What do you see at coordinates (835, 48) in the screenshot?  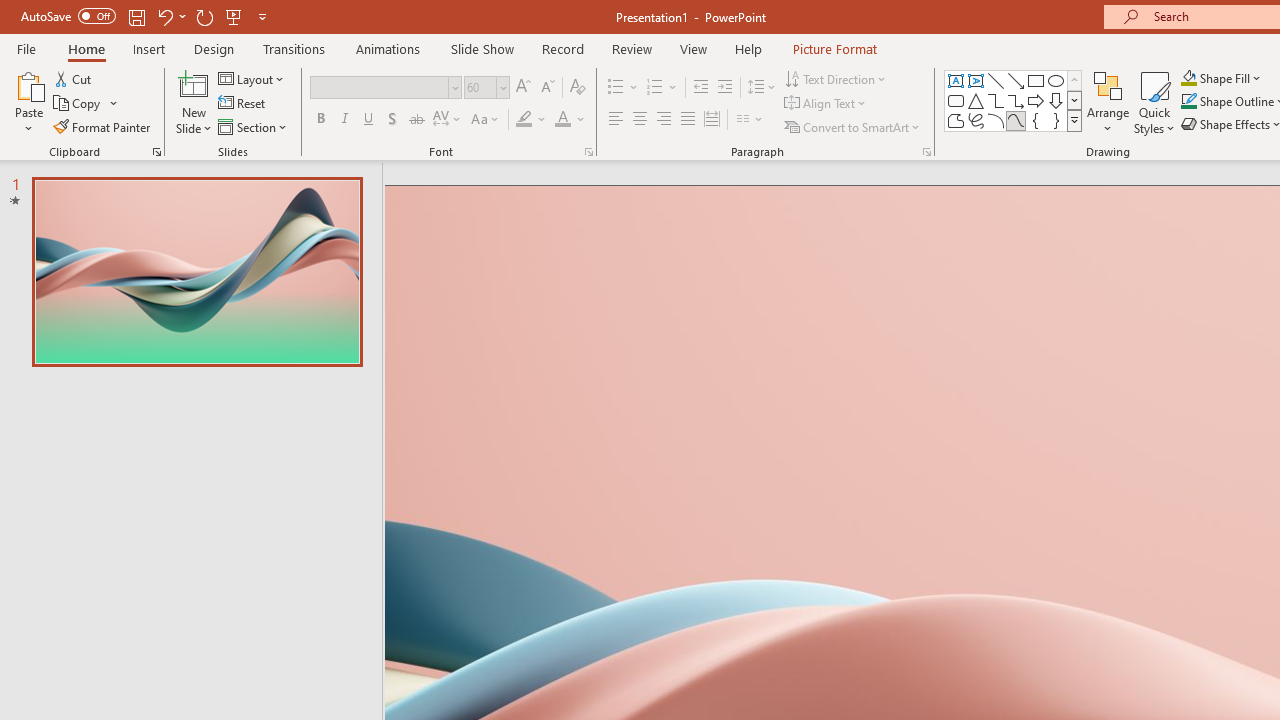 I see `'Picture Format'` at bounding box center [835, 48].